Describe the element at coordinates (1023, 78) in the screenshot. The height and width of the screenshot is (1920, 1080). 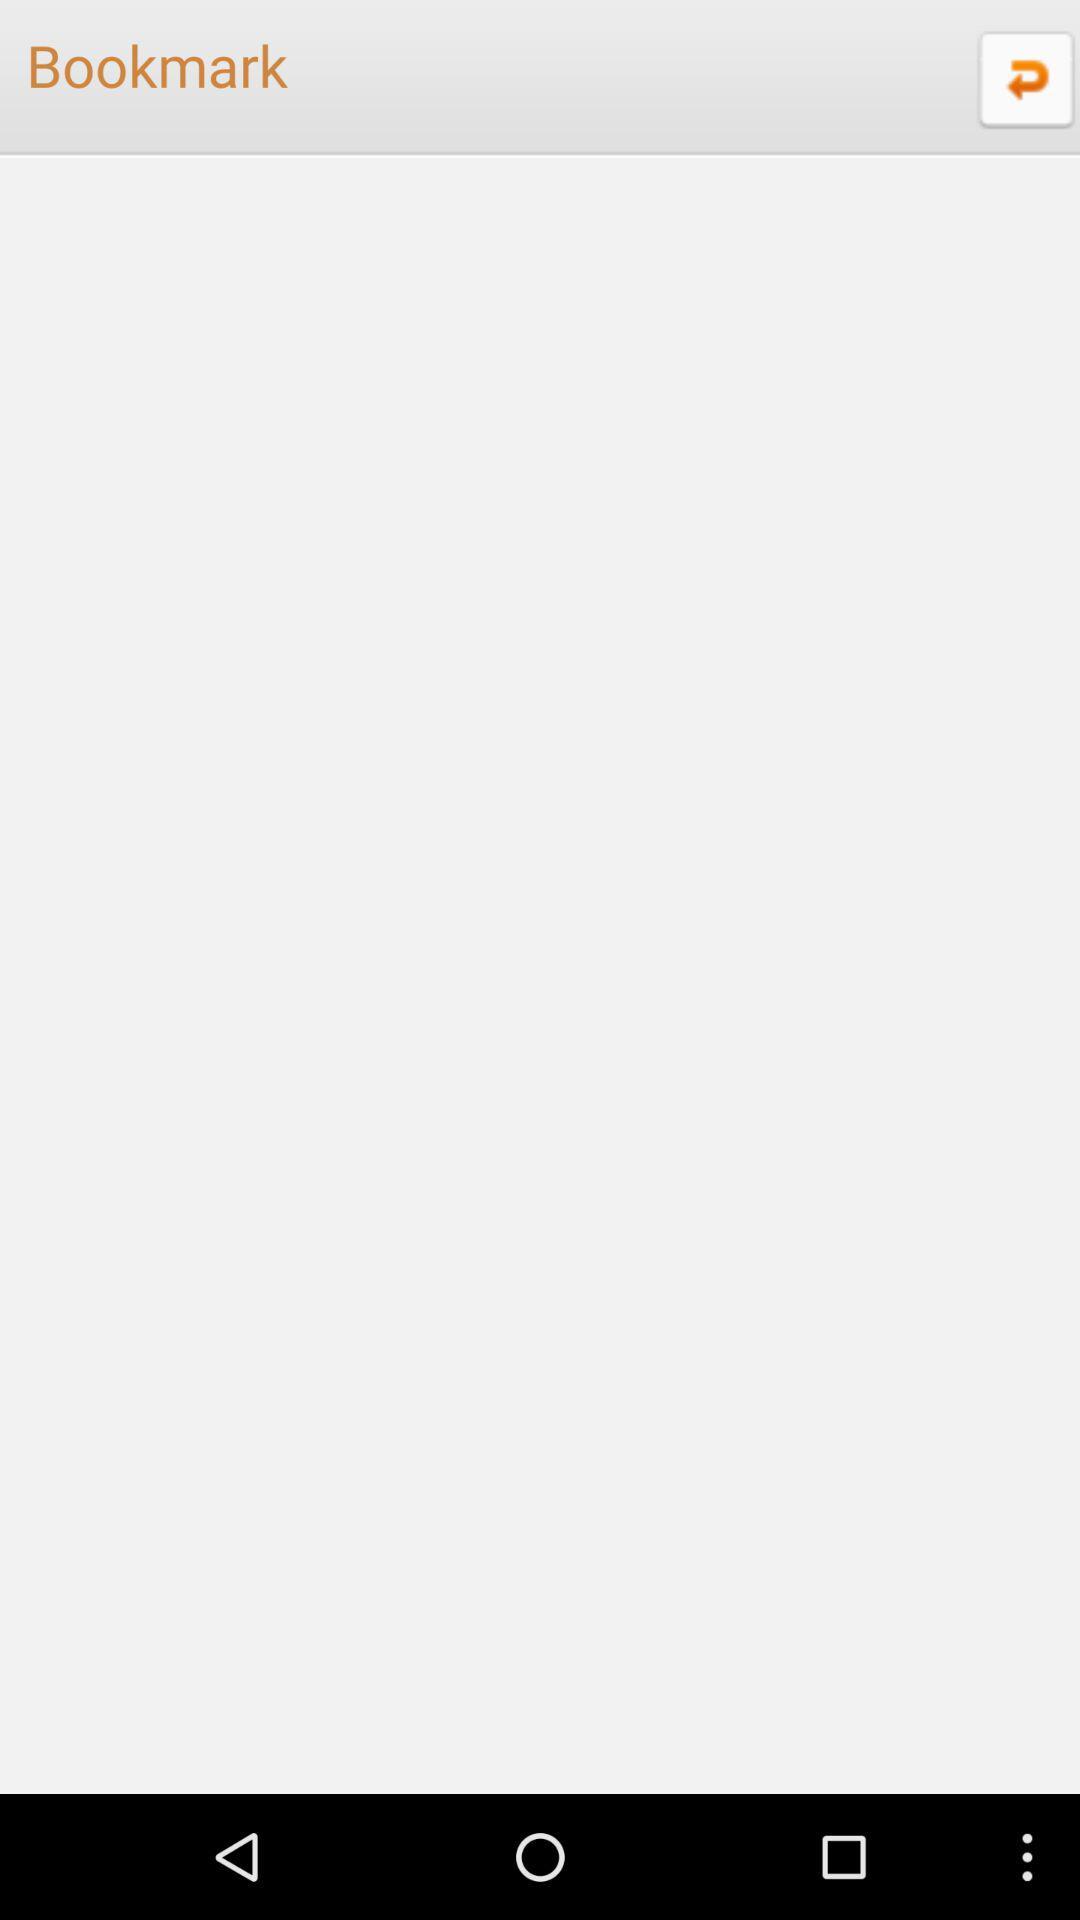
I see `the icon to the right of the bookmark` at that location.